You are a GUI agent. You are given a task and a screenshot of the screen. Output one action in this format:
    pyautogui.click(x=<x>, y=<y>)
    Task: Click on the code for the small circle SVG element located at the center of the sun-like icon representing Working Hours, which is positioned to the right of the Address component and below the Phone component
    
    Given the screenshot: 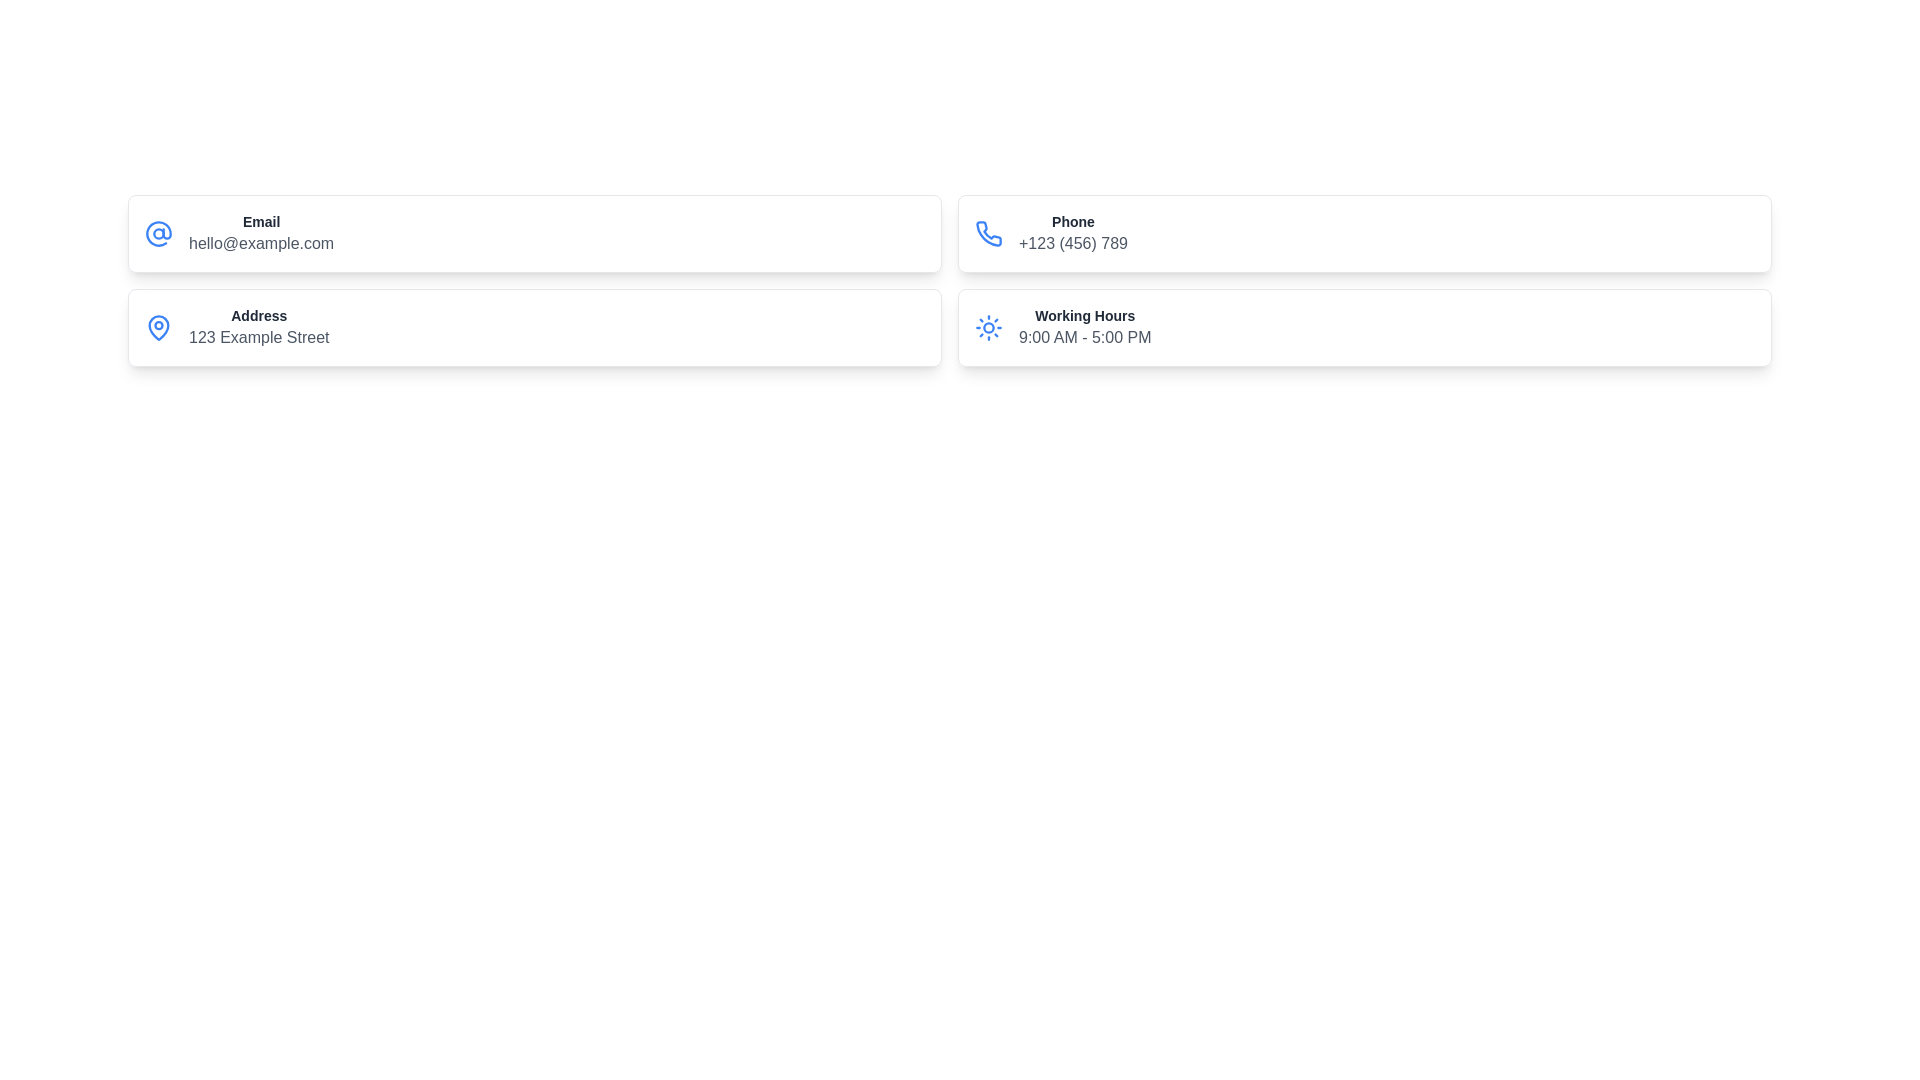 What is the action you would take?
    pyautogui.click(x=988, y=326)
    